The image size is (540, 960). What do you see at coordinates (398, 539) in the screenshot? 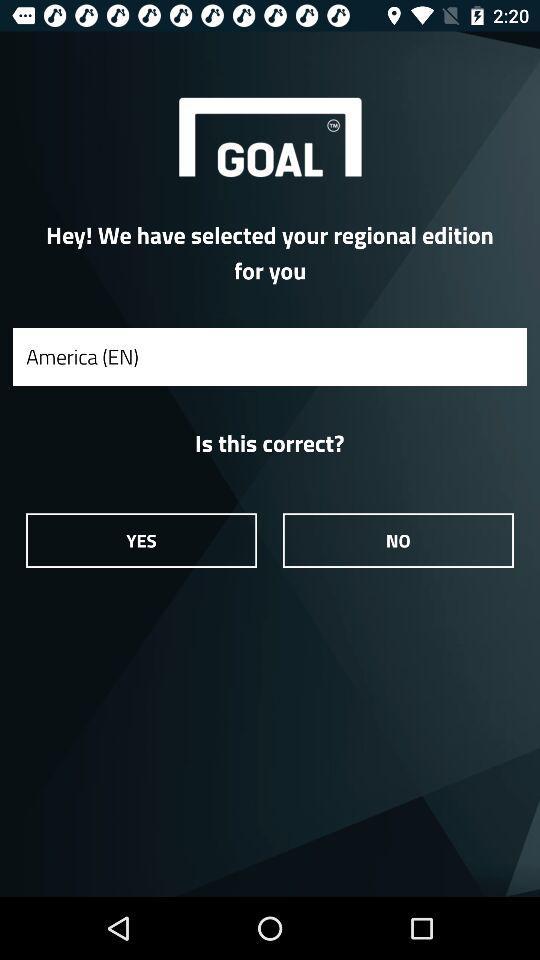
I see `the icon below the is this correct? item` at bounding box center [398, 539].